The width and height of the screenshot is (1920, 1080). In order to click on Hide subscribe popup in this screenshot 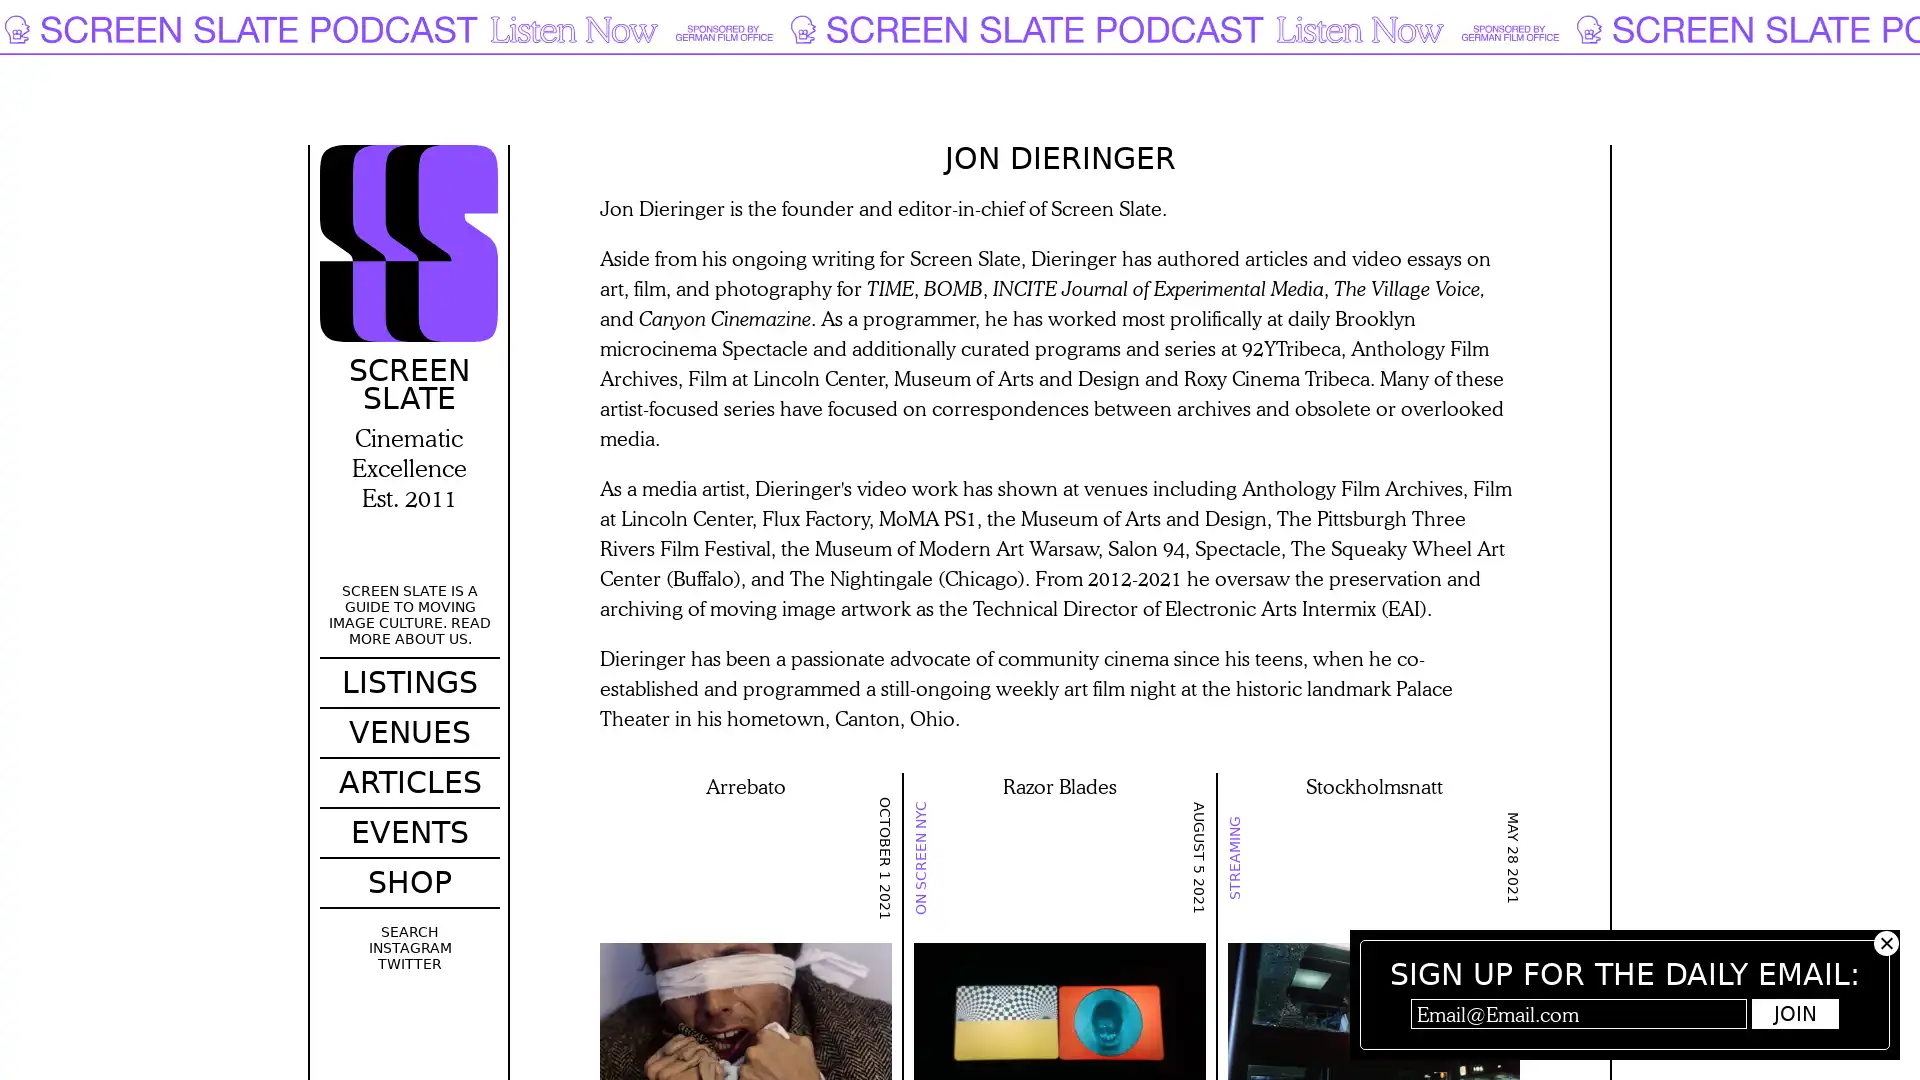, I will do `click(1885, 943)`.